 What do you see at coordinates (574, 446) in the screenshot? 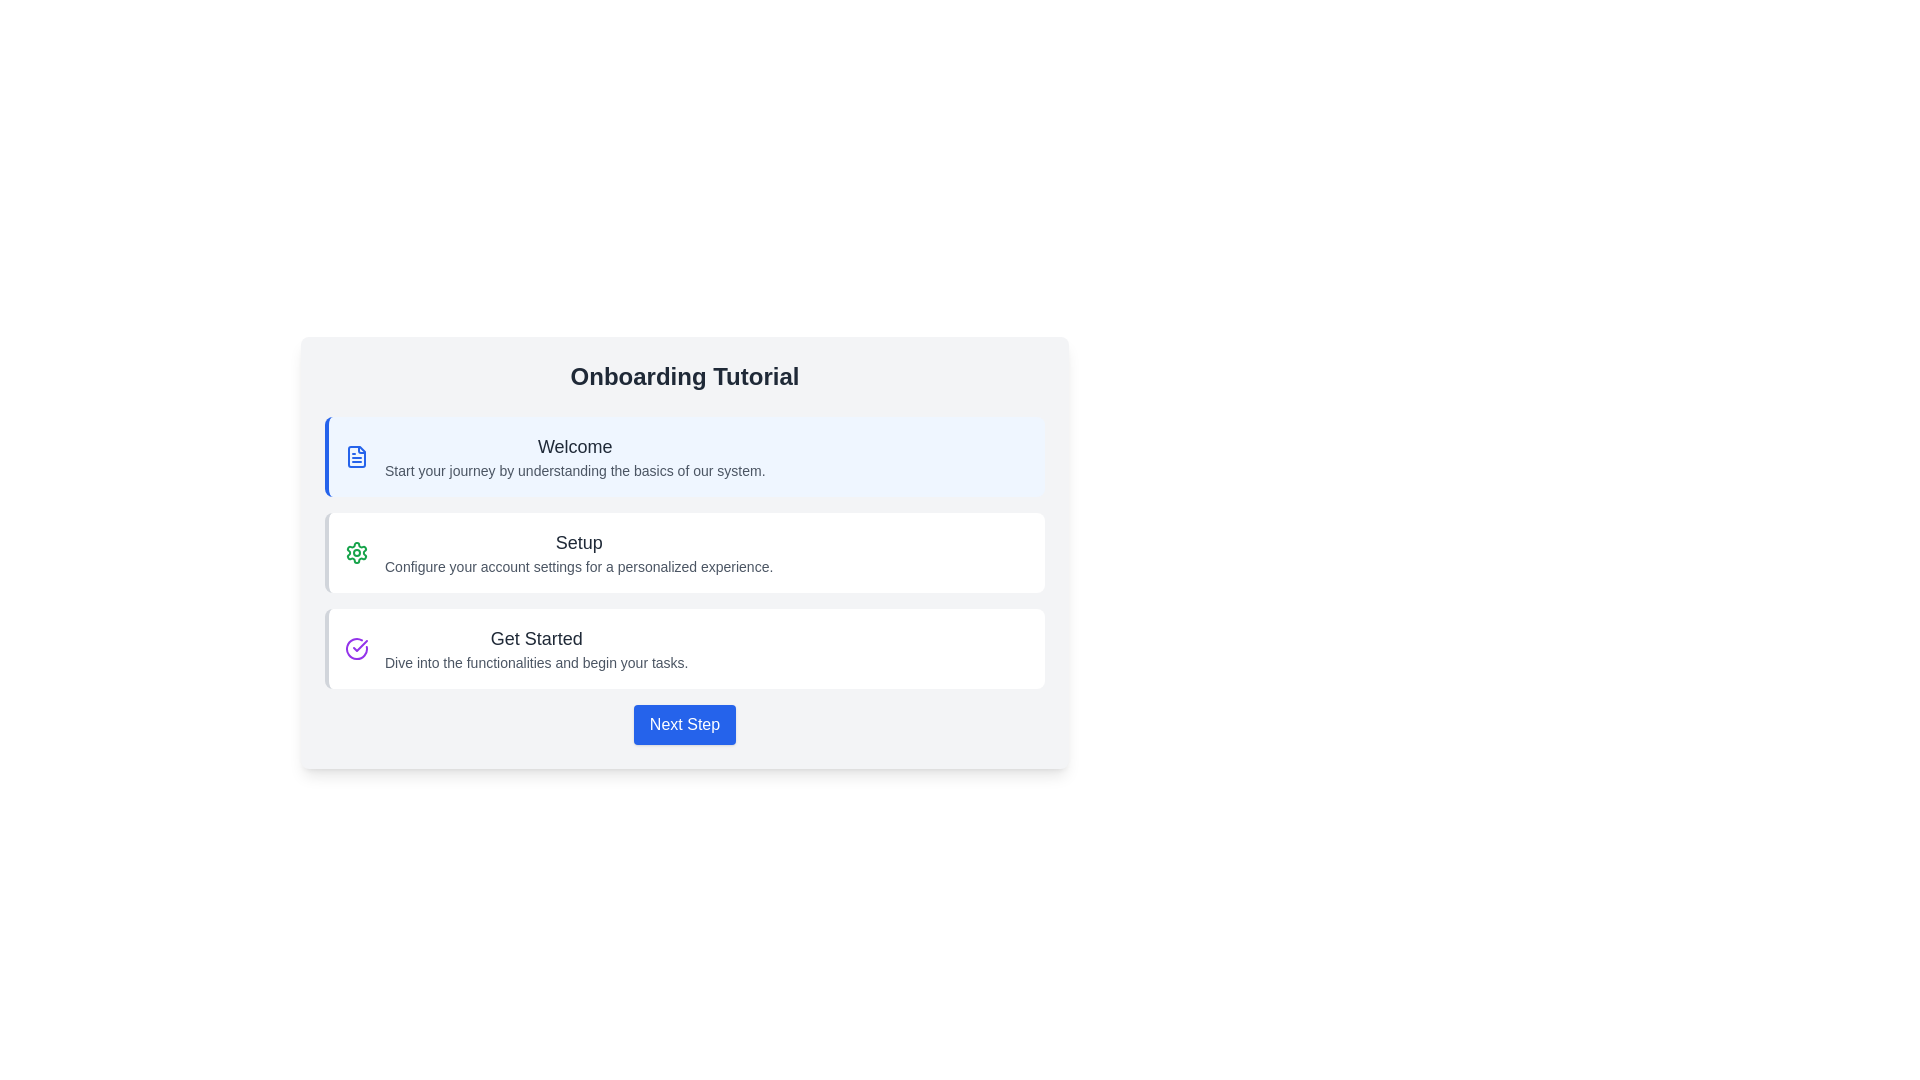
I see `the title header element that introduces users to the system, located above the text 'Start your journey by understanding the basics of our system.'` at bounding box center [574, 446].